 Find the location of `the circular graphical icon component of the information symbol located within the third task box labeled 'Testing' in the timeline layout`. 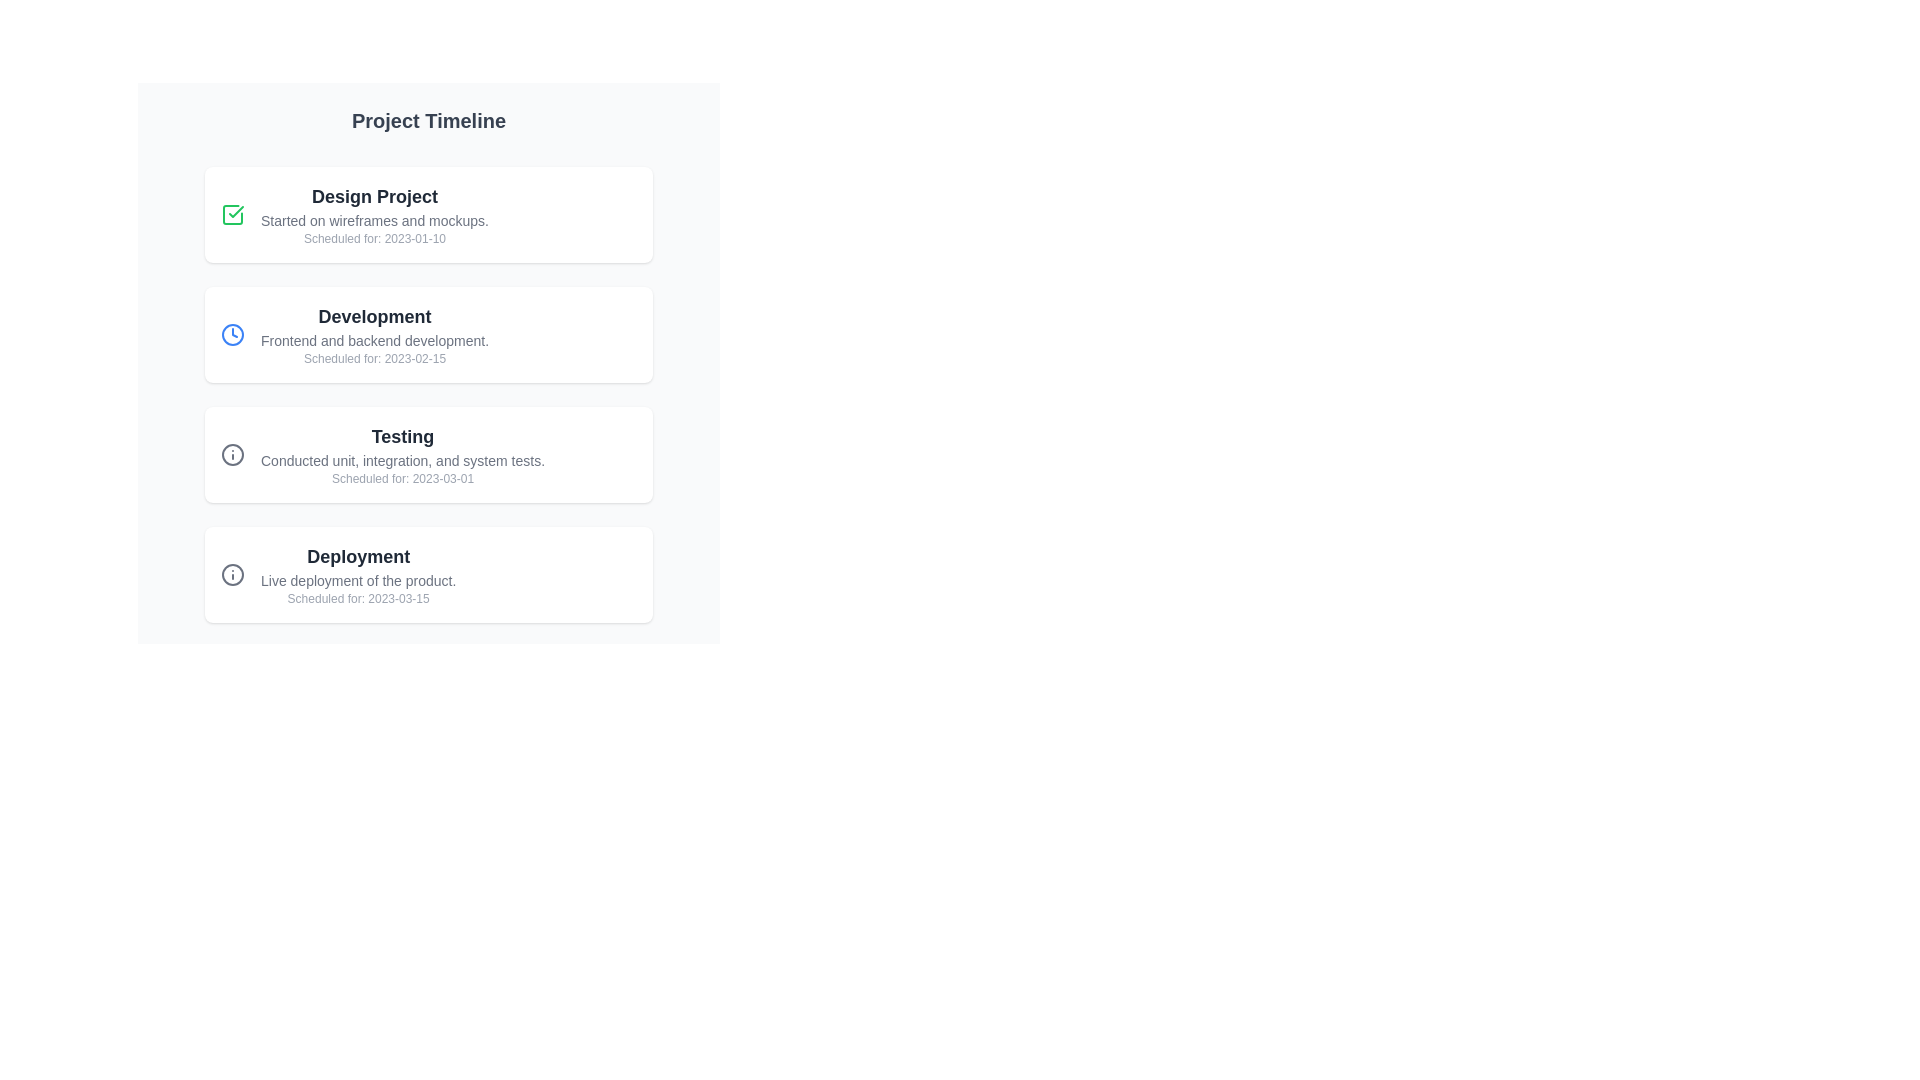

the circular graphical icon component of the information symbol located within the third task box labeled 'Testing' in the timeline layout is located at coordinates (233, 574).